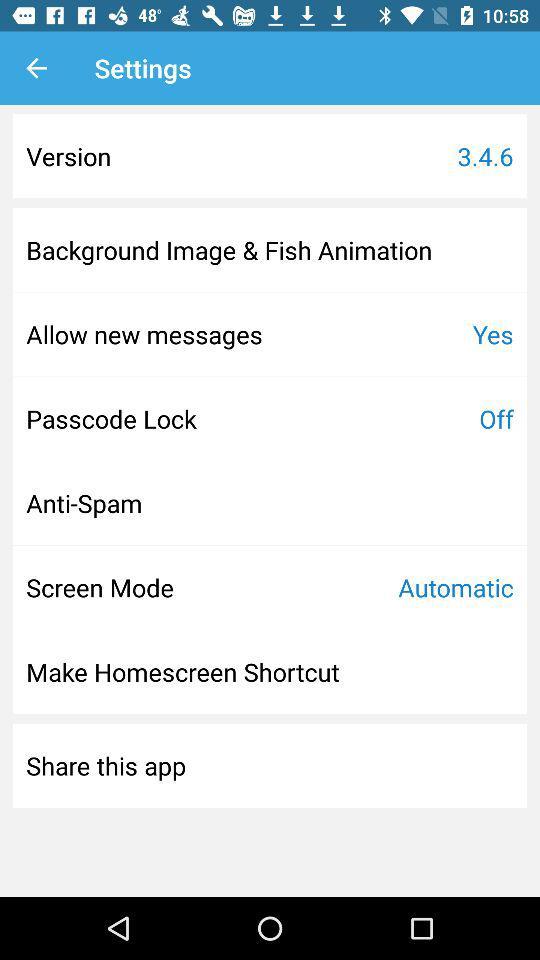 The width and height of the screenshot is (540, 960). Describe the element at coordinates (492, 334) in the screenshot. I see `icon to the right of the allow new messages item` at that location.